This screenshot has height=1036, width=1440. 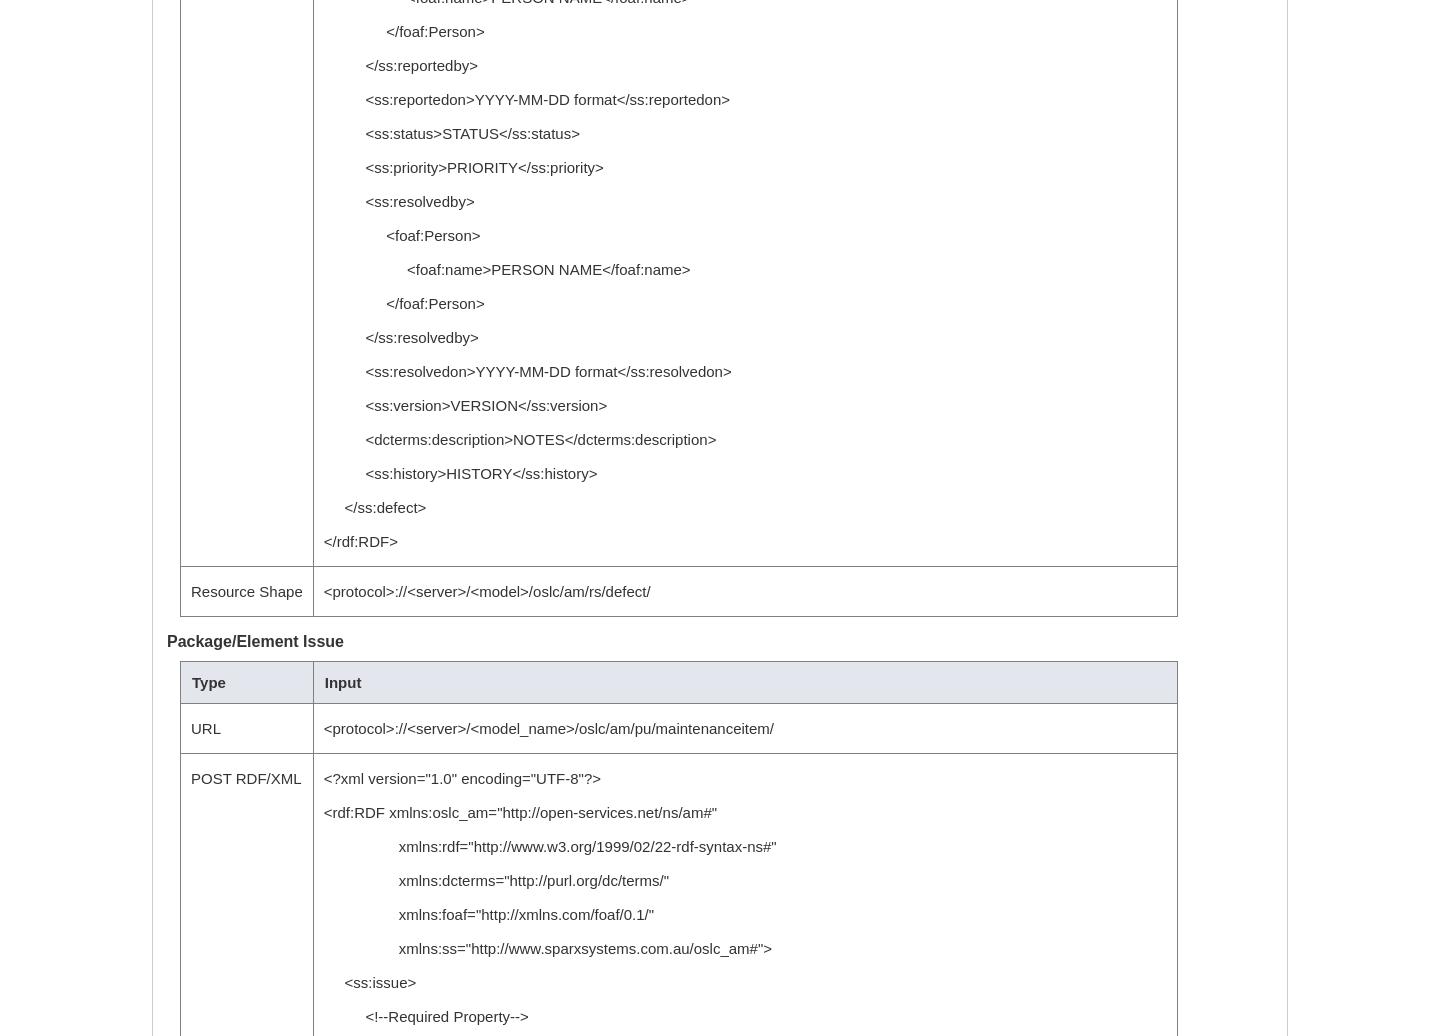 What do you see at coordinates (461, 778) in the screenshot?
I see `'<?xml version="1.0" encoding="UTF-8"?>'` at bounding box center [461, 778].